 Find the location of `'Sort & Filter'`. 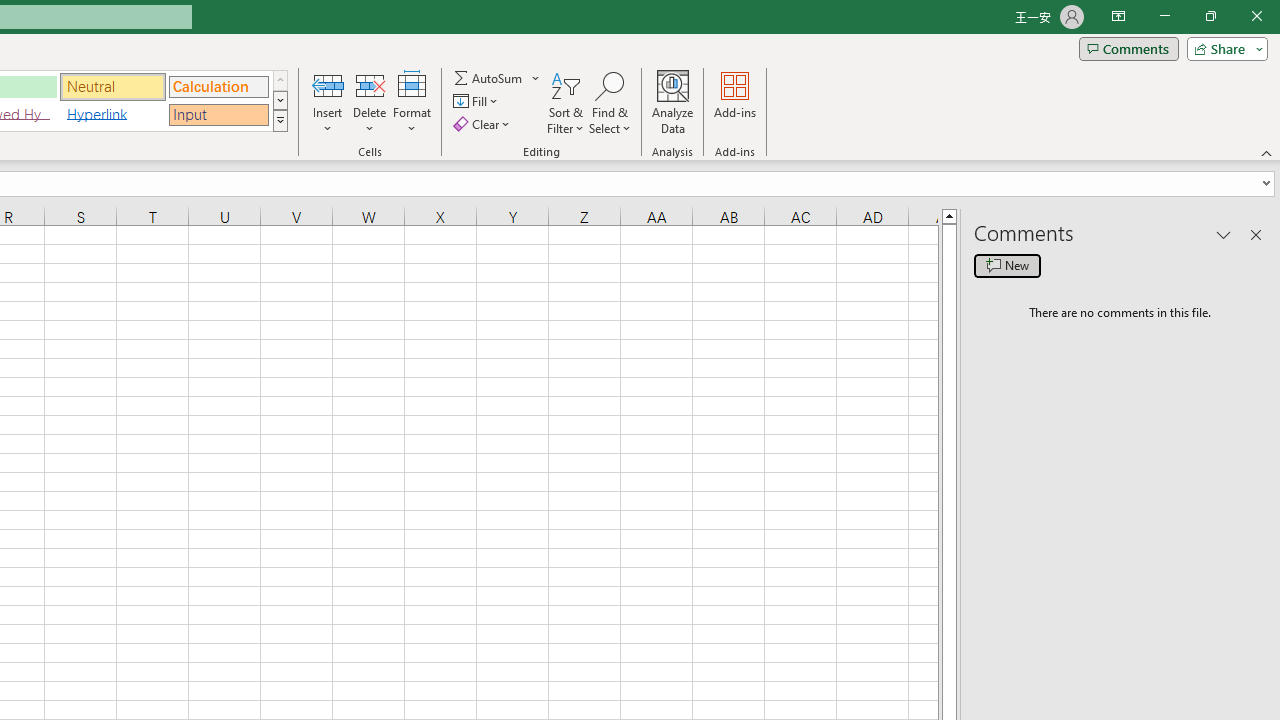

'Sort & Filter' is located at coordinates (565, 103).